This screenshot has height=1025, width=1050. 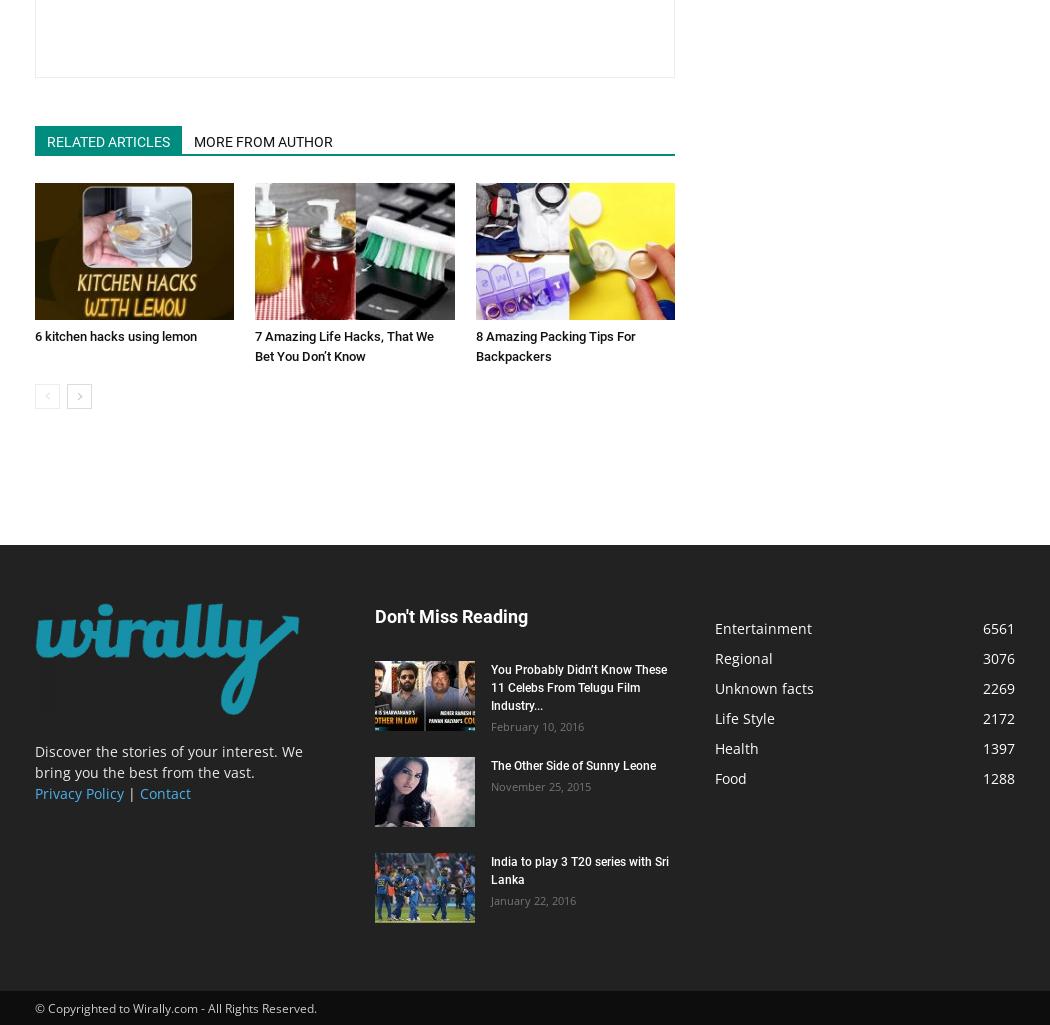 I want to click on 'Privacy Policy', so click(x=34, y=792).